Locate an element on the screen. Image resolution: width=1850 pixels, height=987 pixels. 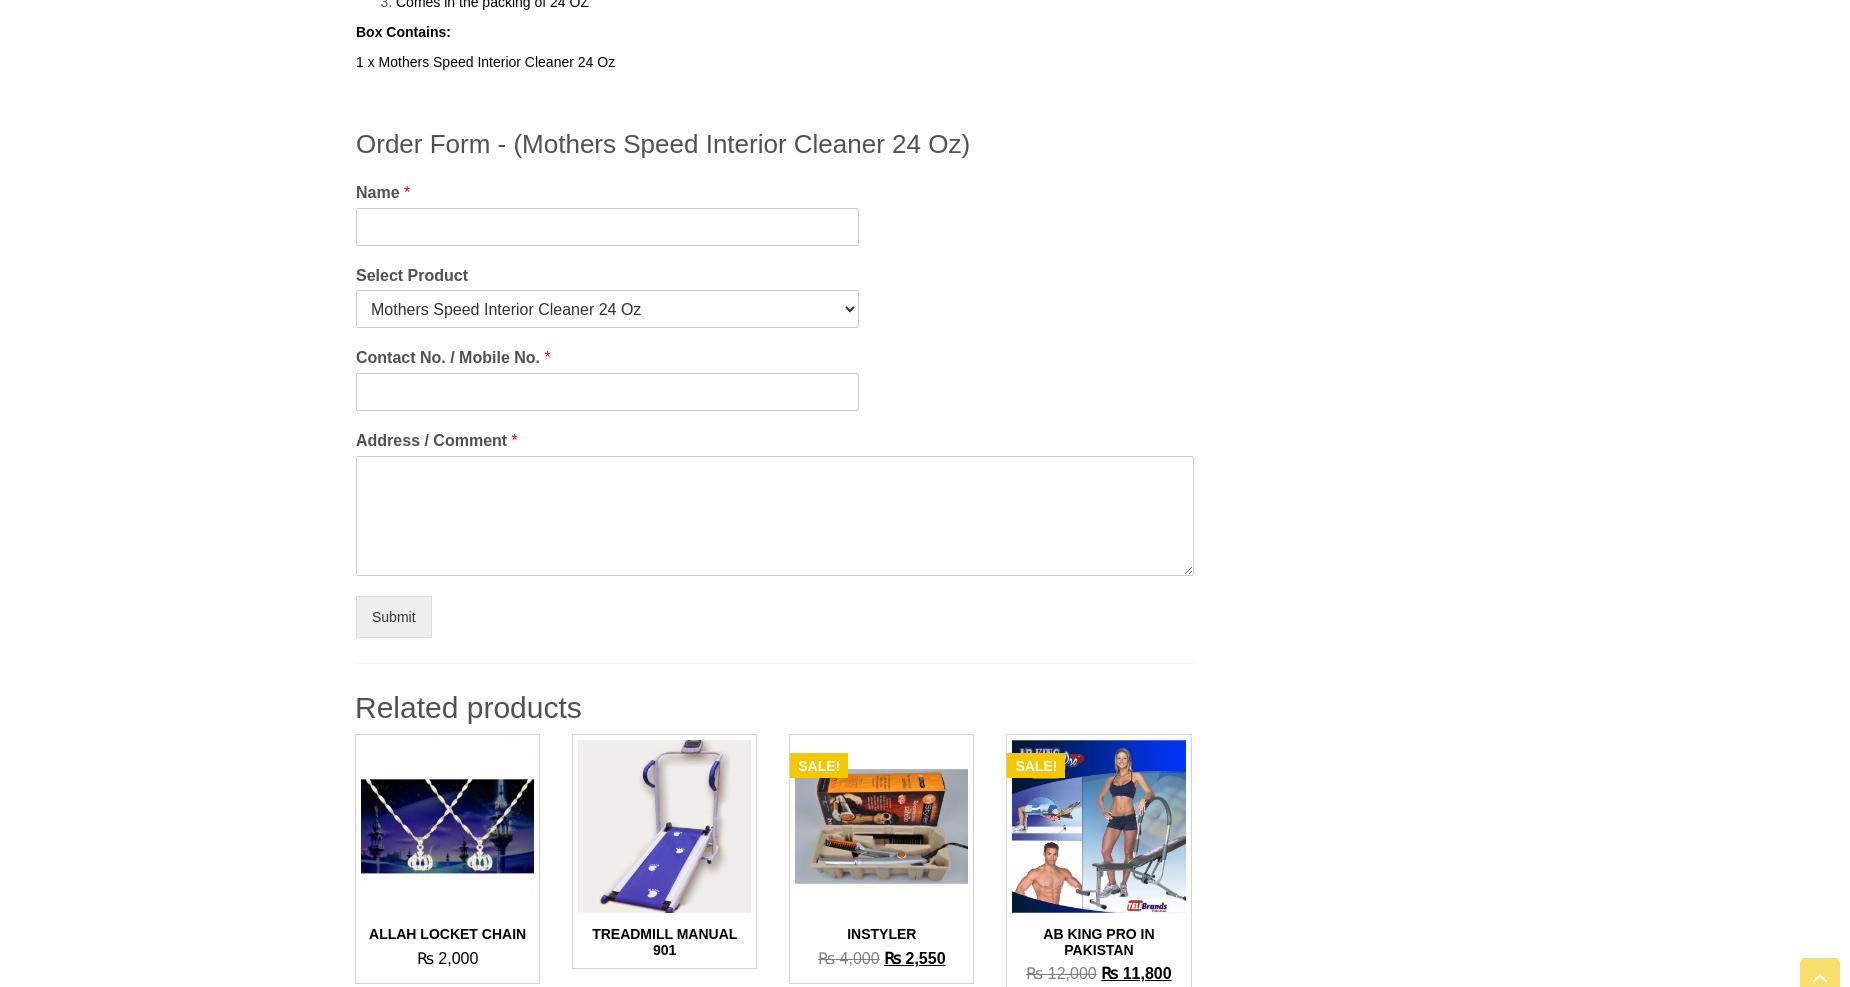
'Name' is located at coordinates (354, 190).